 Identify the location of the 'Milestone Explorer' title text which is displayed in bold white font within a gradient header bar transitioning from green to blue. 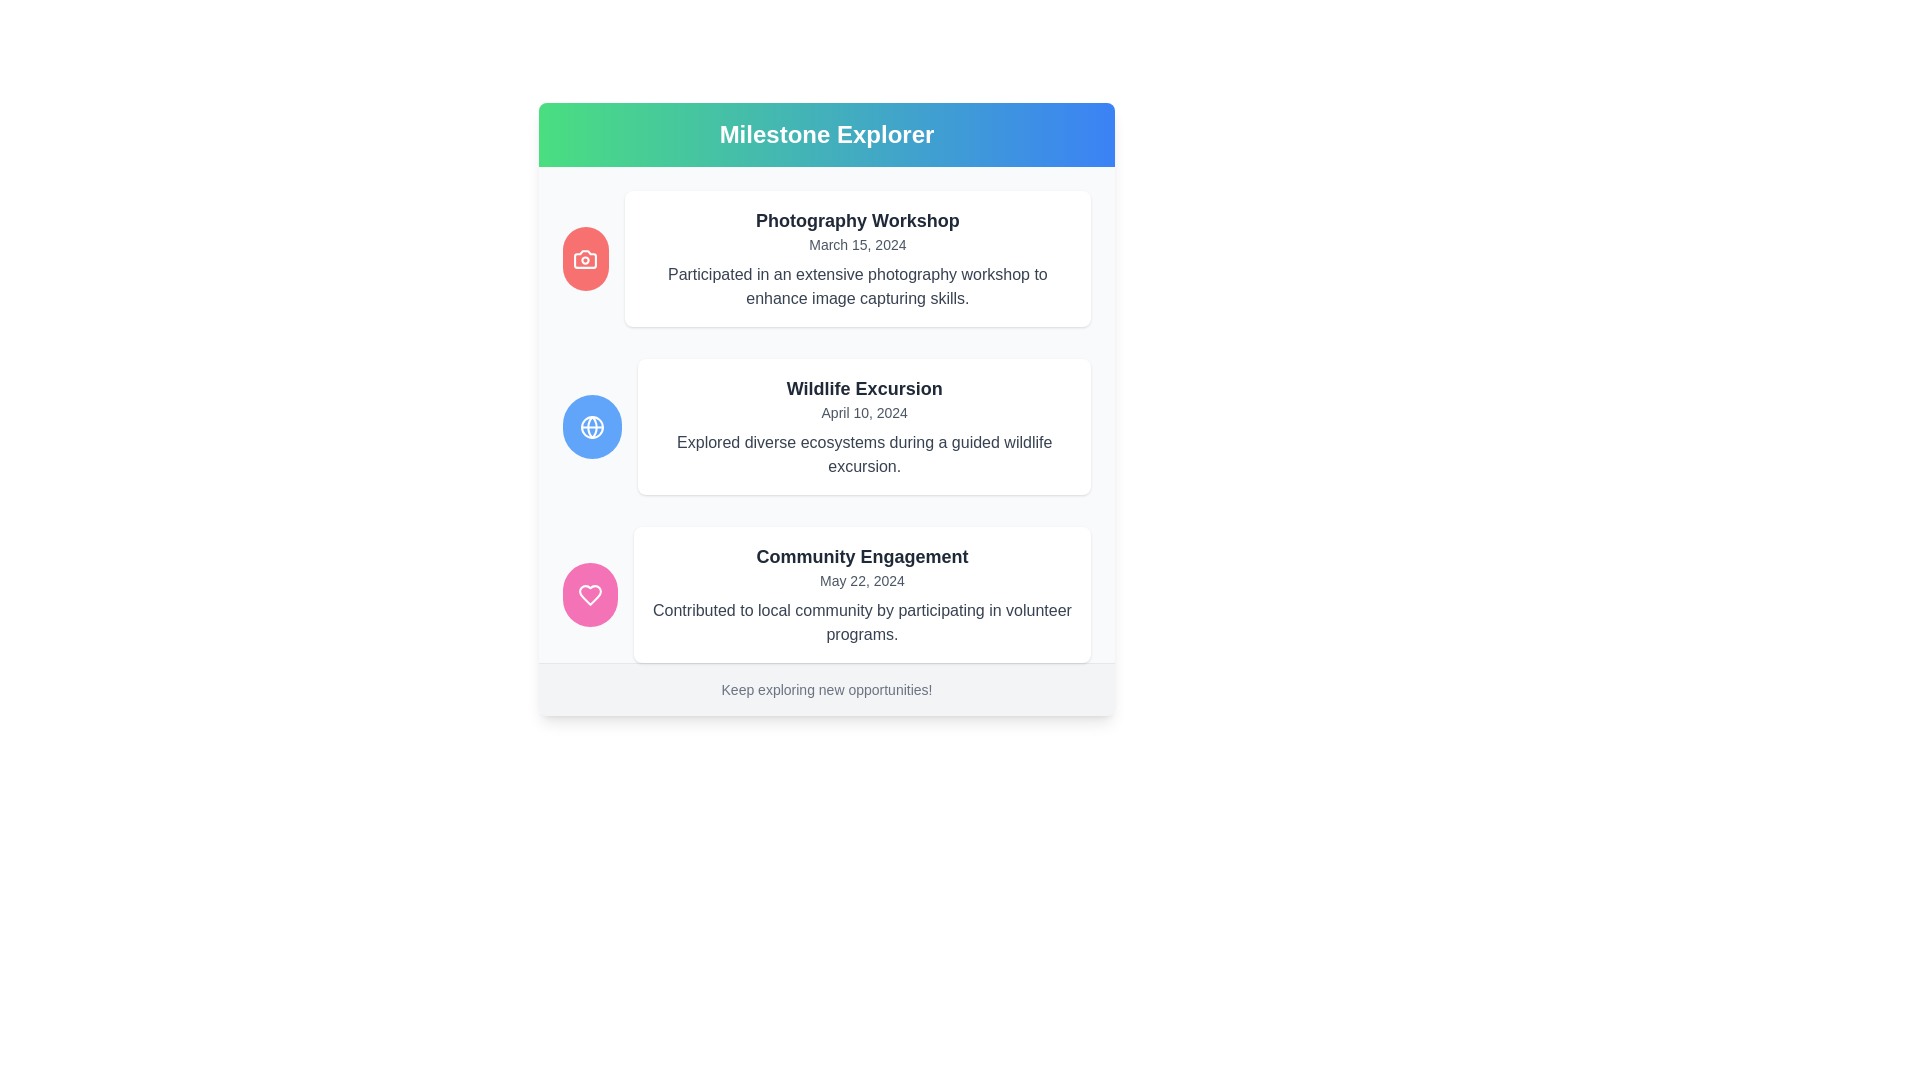
(826, 135).